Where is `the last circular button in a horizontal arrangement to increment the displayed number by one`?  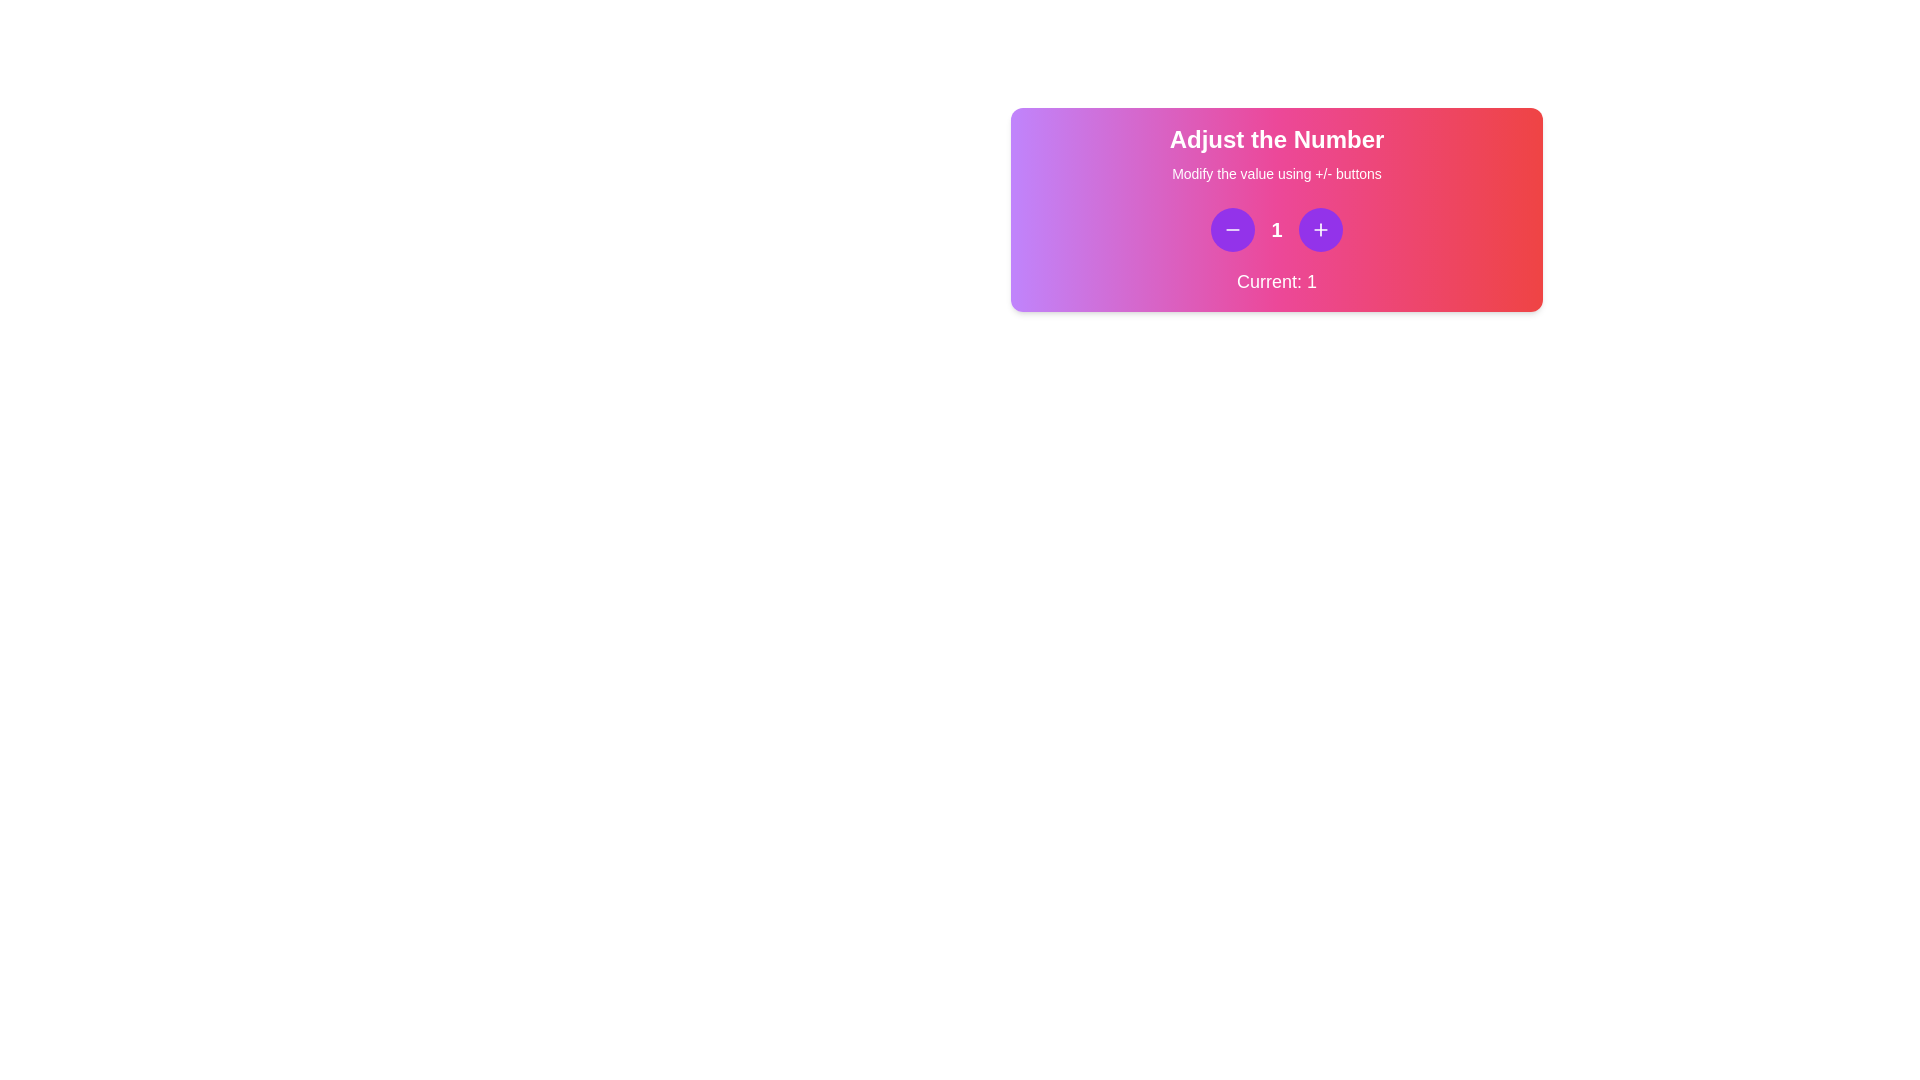
the last circular button in a horizontal arrangement to increment the displayed number by one is located at coordinates (1320, 229).